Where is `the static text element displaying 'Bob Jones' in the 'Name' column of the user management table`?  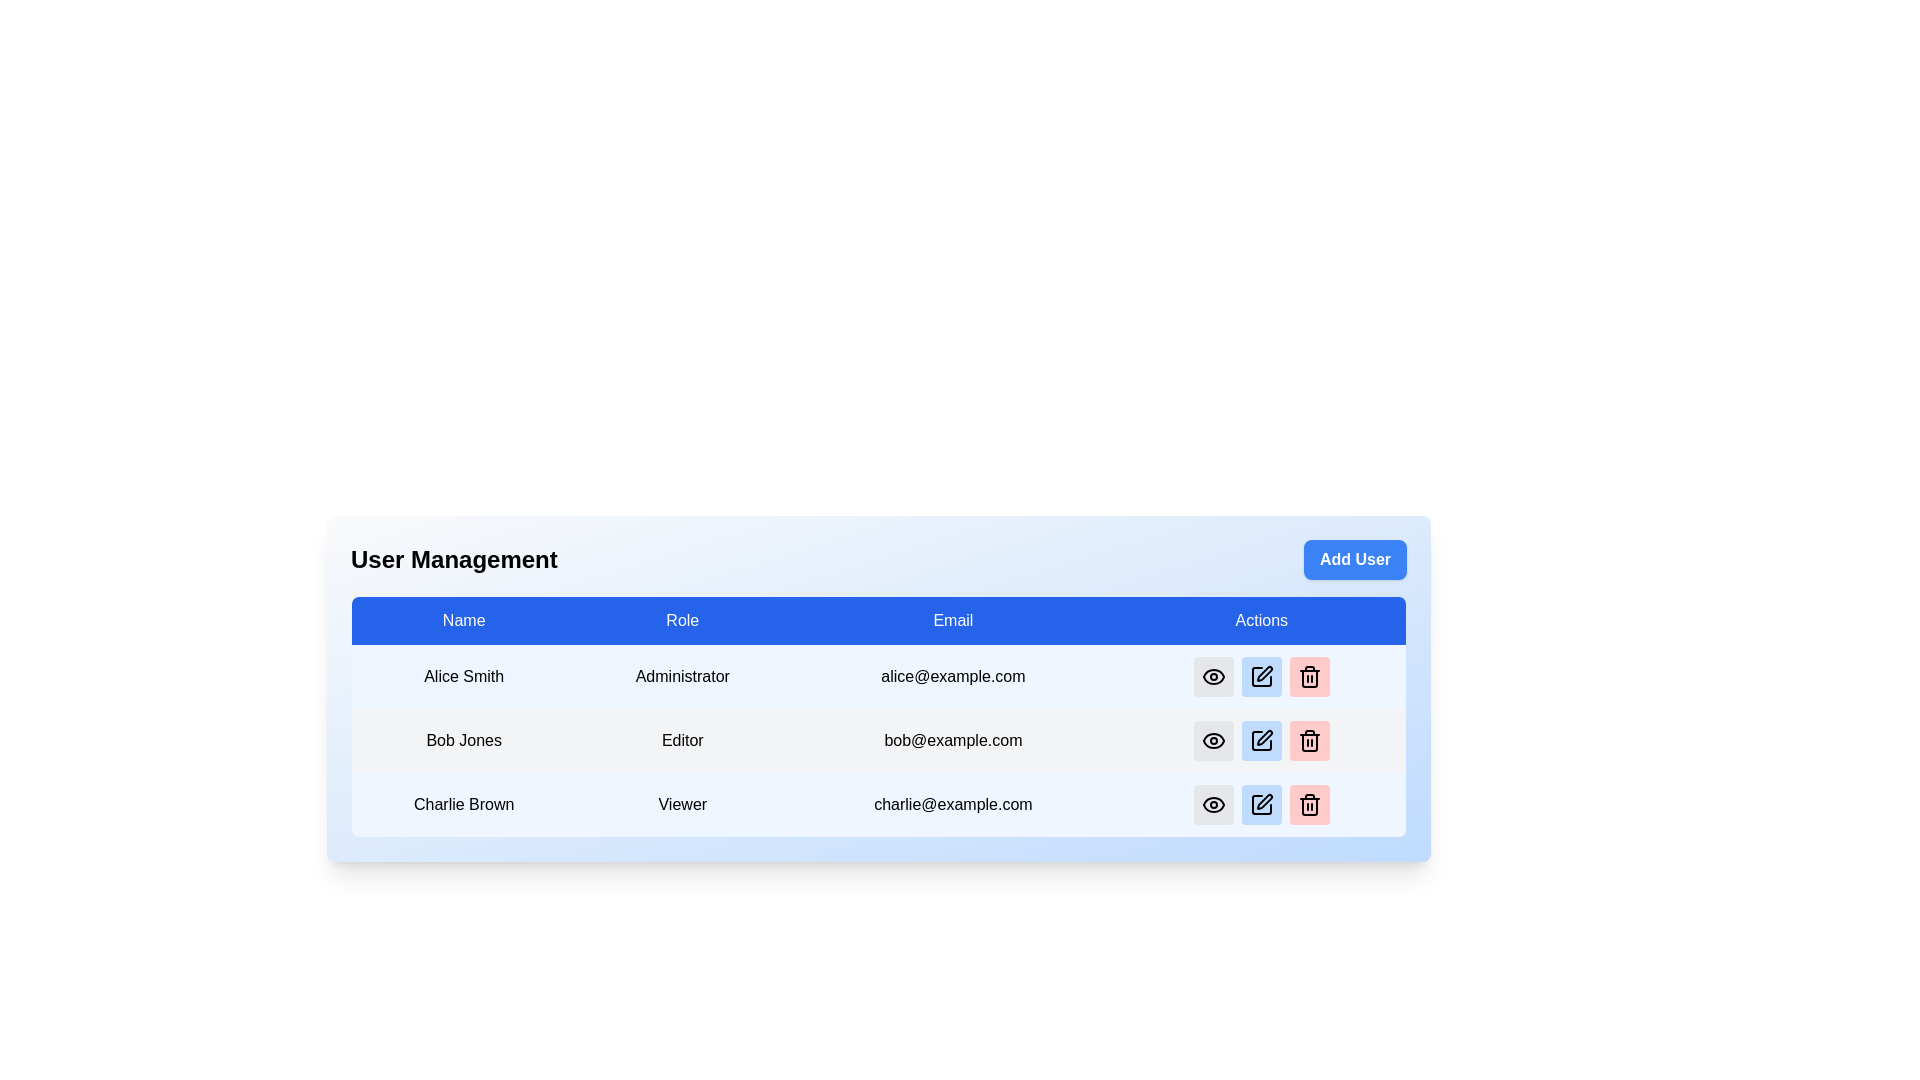 the static text element displaying 'Bob Jones' in the 'Name' column of the user management table is located at coordinates (462, 740).